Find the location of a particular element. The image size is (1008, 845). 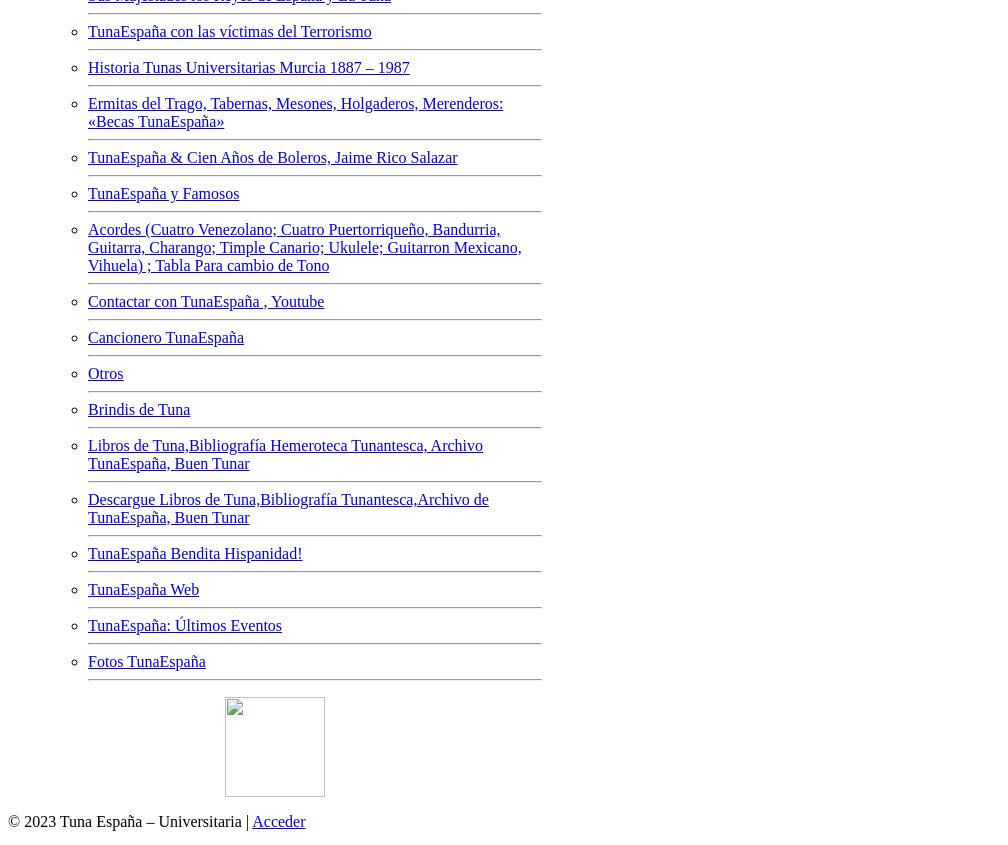

'Fotos TunaEspaña' is located at coordinates (146, 660).